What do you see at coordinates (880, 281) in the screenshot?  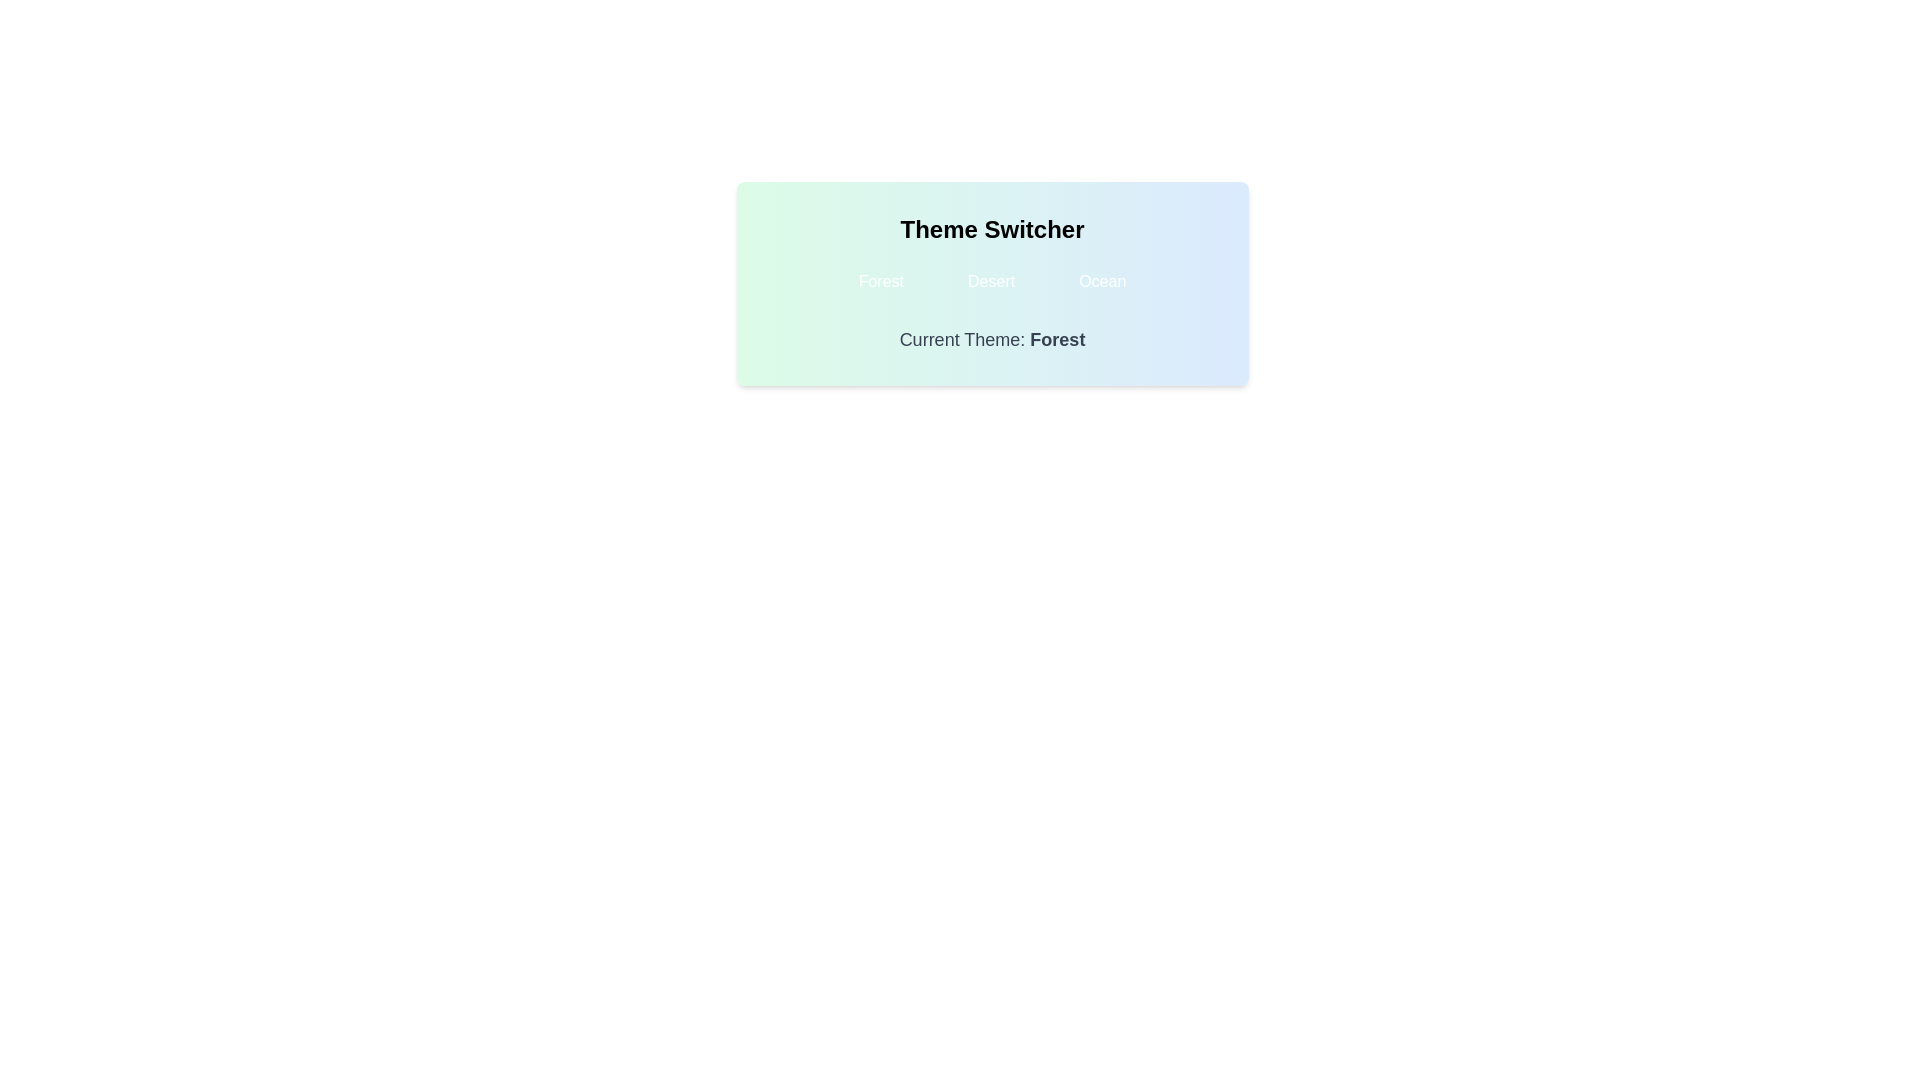 I see `the theme button labeled Forest to change the theme` at bounding box center [880, 281].